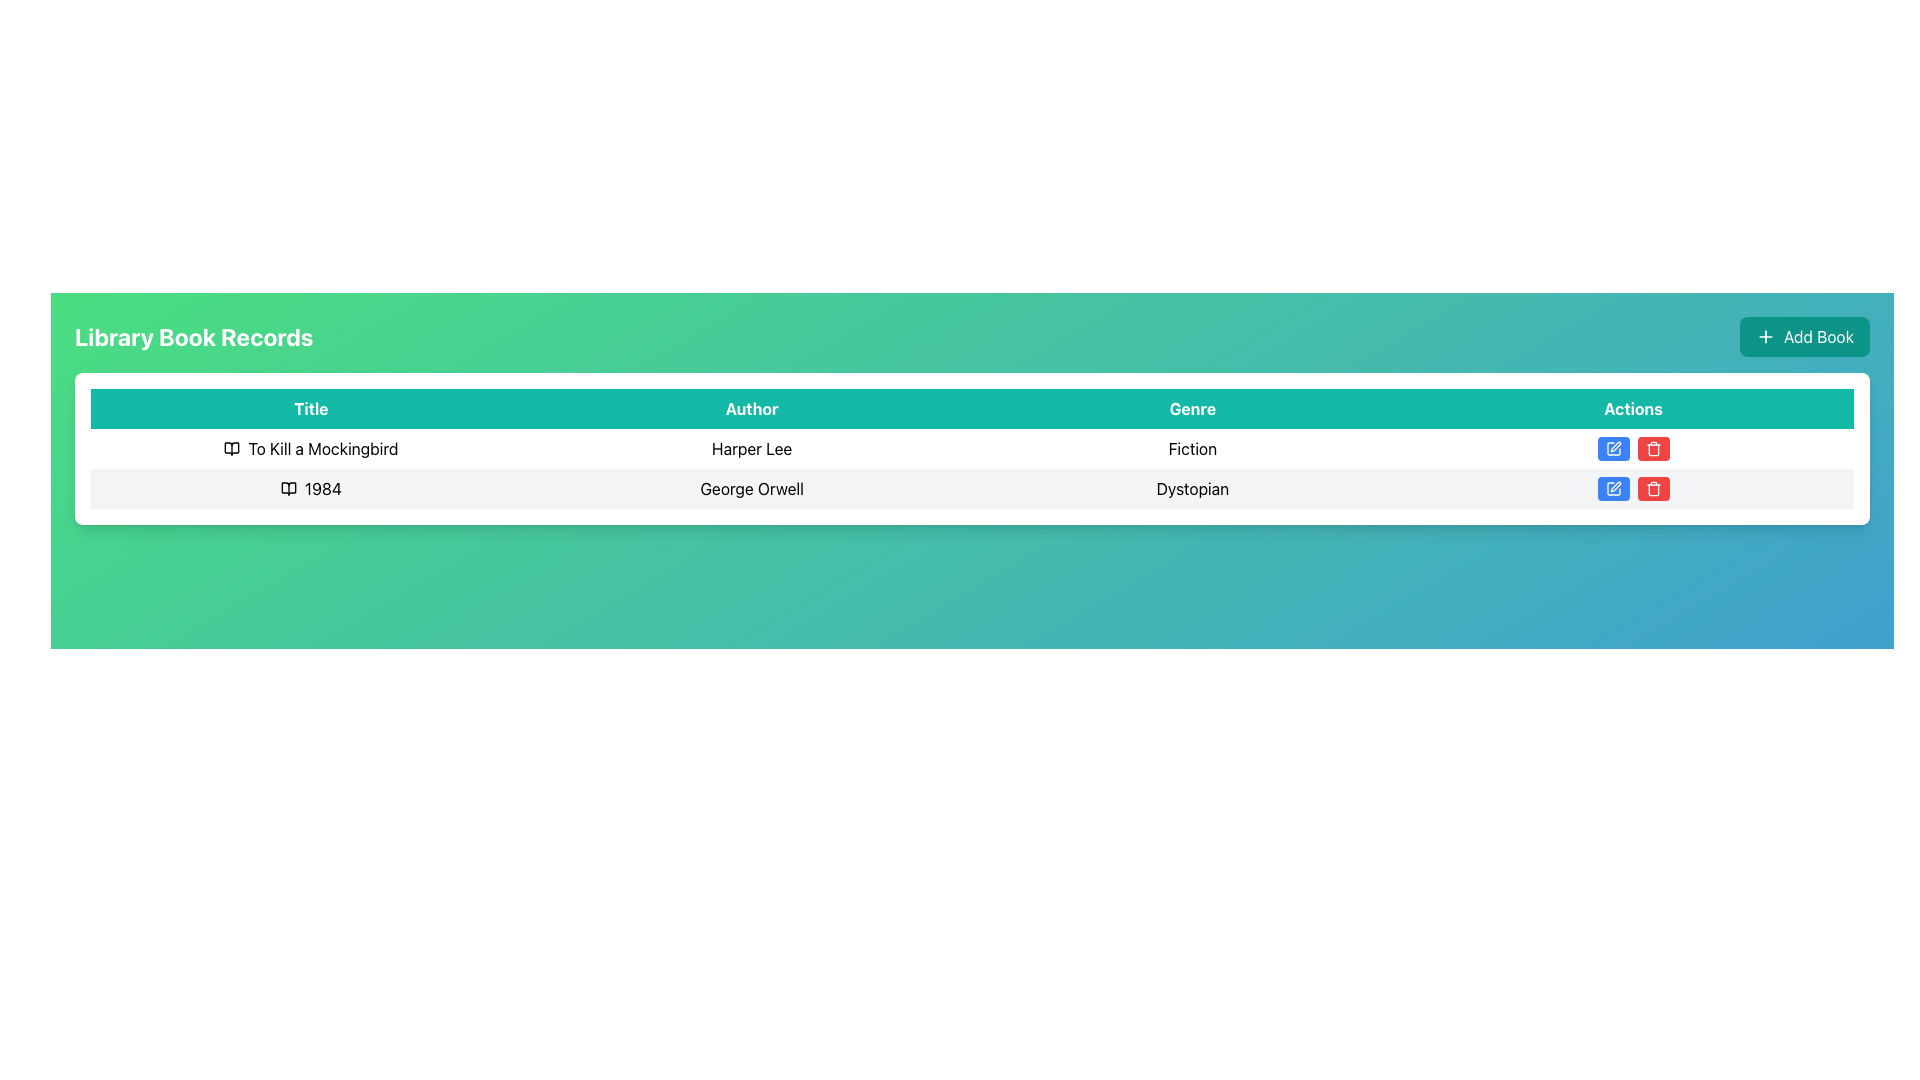 This screenshot has width=1920, height=1080. What do you see at coordinates (1192, 489) in the screenshot?
I see `'Dystopian' genre text label located in the 'Genre' column for the book '1984' by George Orwell` at bounding box center [1192, 489].